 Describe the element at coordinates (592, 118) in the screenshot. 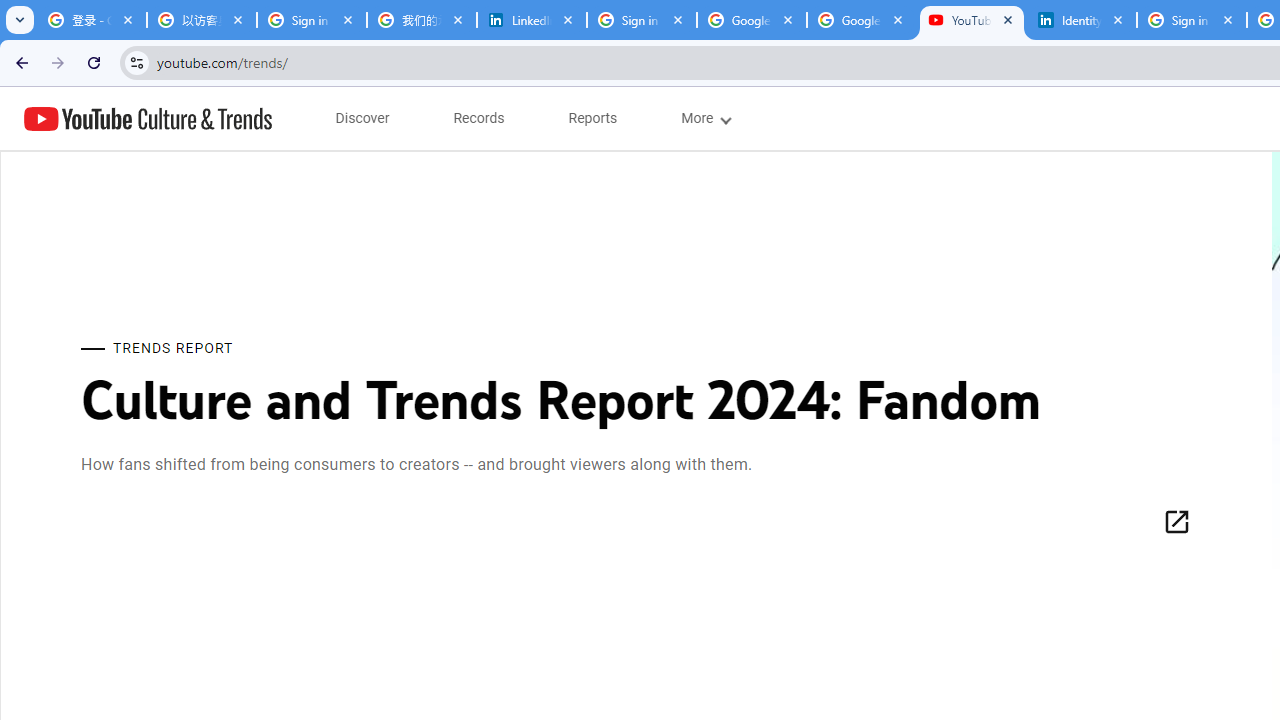

I see `'subnav-Reports menupopup'` at that location.